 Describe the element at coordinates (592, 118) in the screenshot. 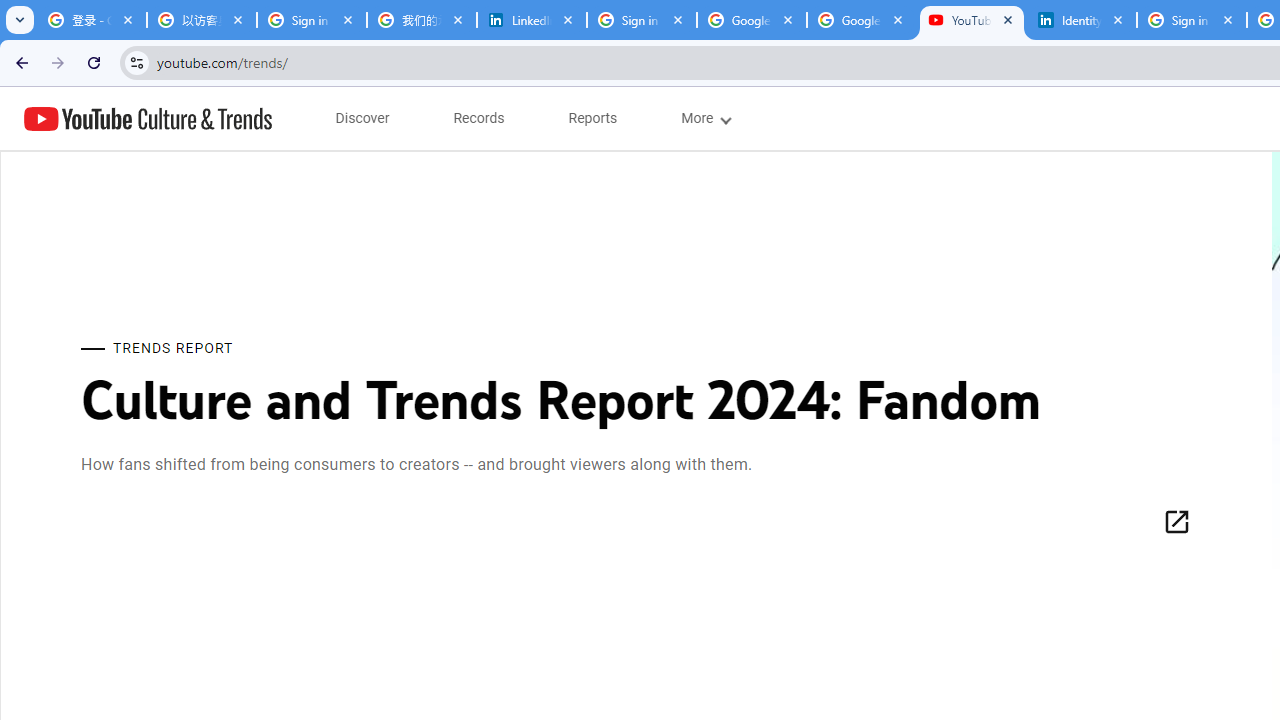

I see `'subnav-Reports menupopup'` at that location.